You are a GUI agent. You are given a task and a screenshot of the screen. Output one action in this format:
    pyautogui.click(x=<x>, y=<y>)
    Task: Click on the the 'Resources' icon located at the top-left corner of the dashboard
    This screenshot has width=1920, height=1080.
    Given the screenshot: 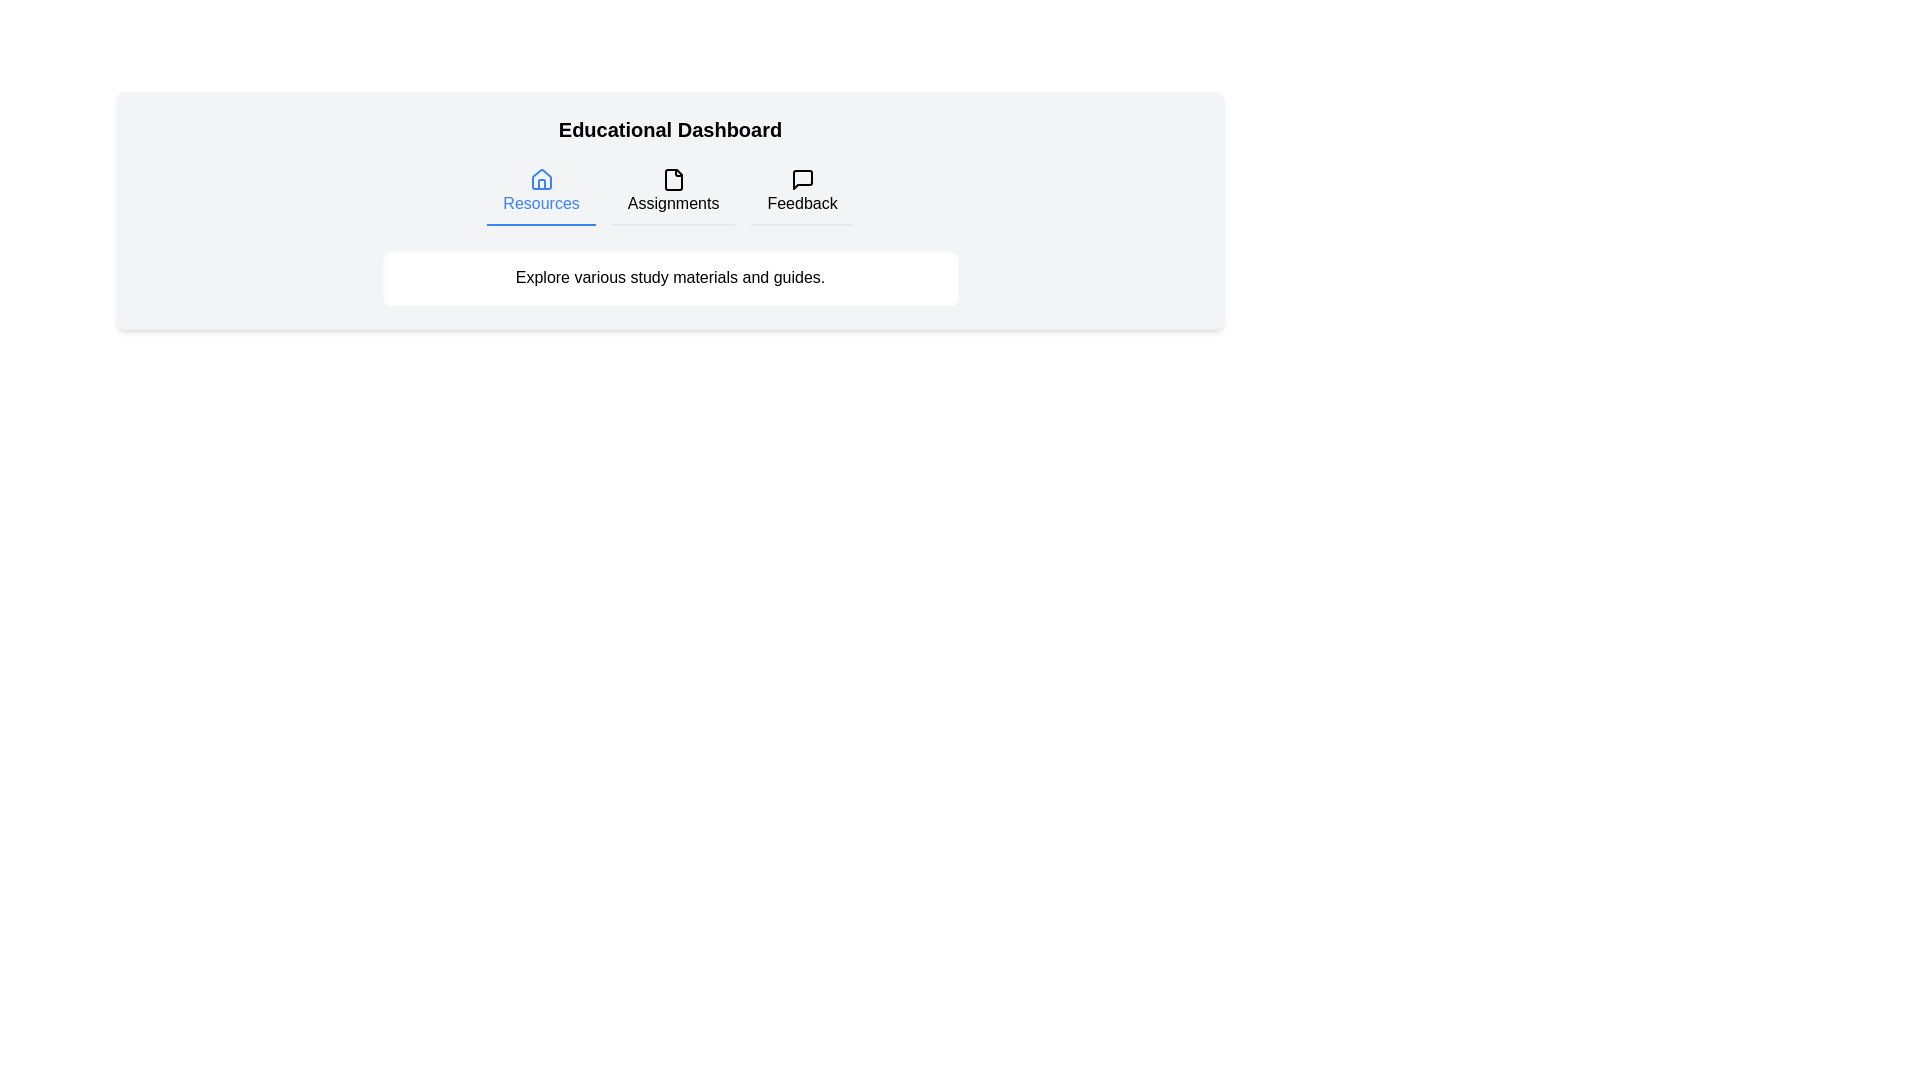 What is the action you would take?
    pyautogui.click(x=541, y=180)
    